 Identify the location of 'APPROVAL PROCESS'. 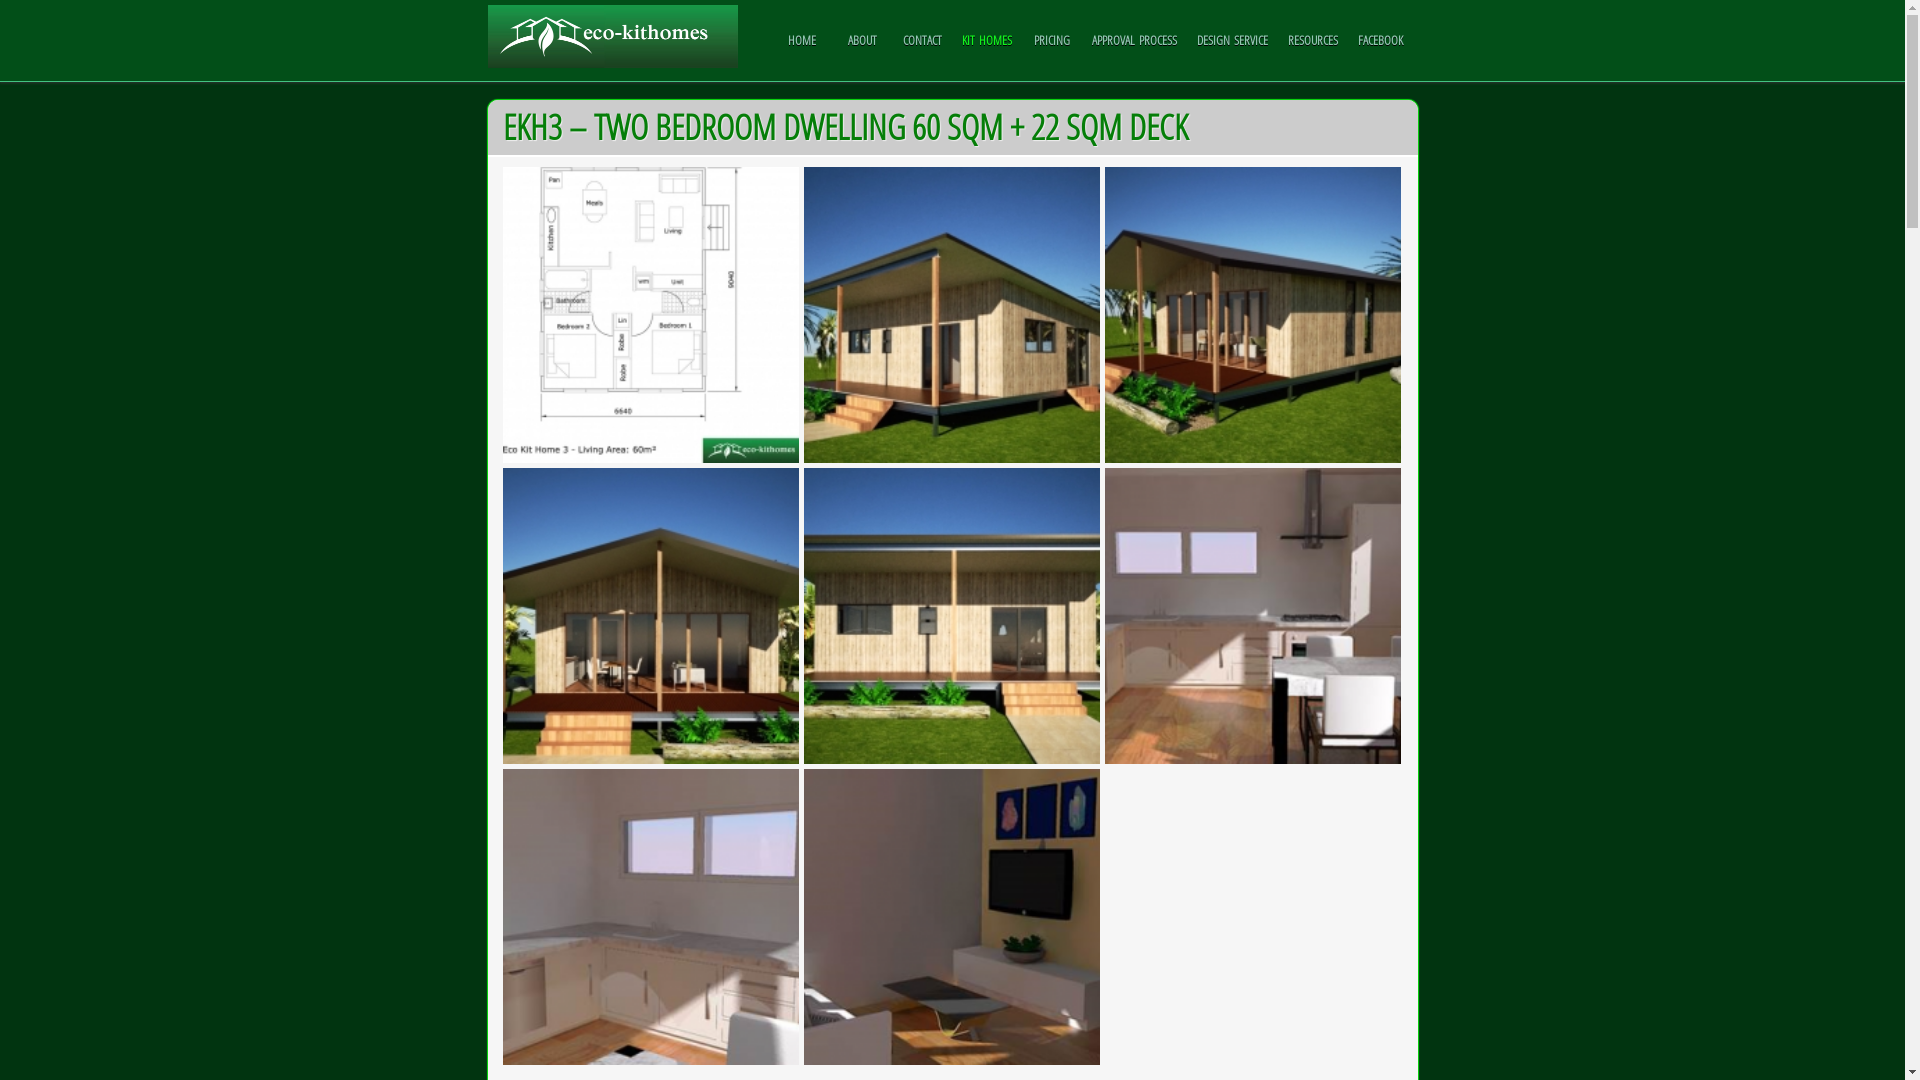
(1134, 39).